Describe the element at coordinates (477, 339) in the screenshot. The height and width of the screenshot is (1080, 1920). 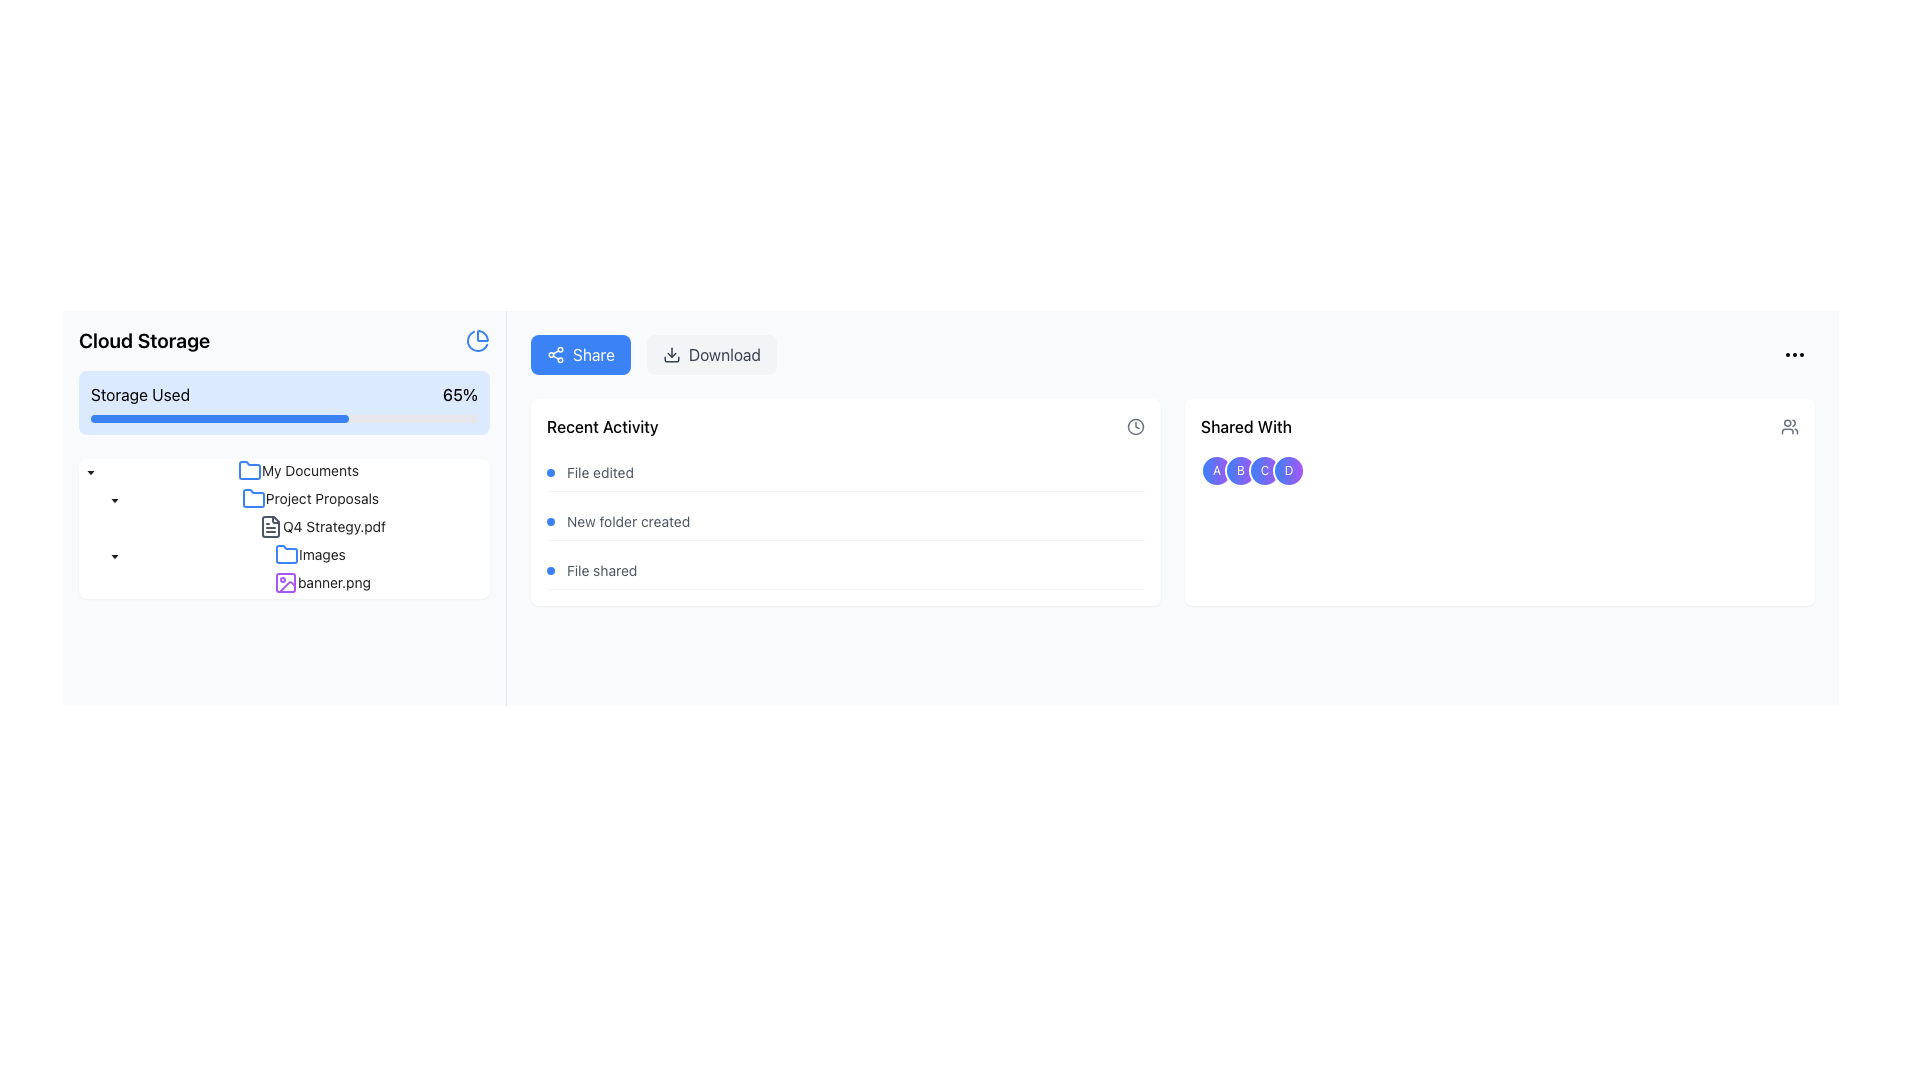
I see `the blue pie chart icon with rounded edges located to the right of the 'Cloud Storage' header` at that location.